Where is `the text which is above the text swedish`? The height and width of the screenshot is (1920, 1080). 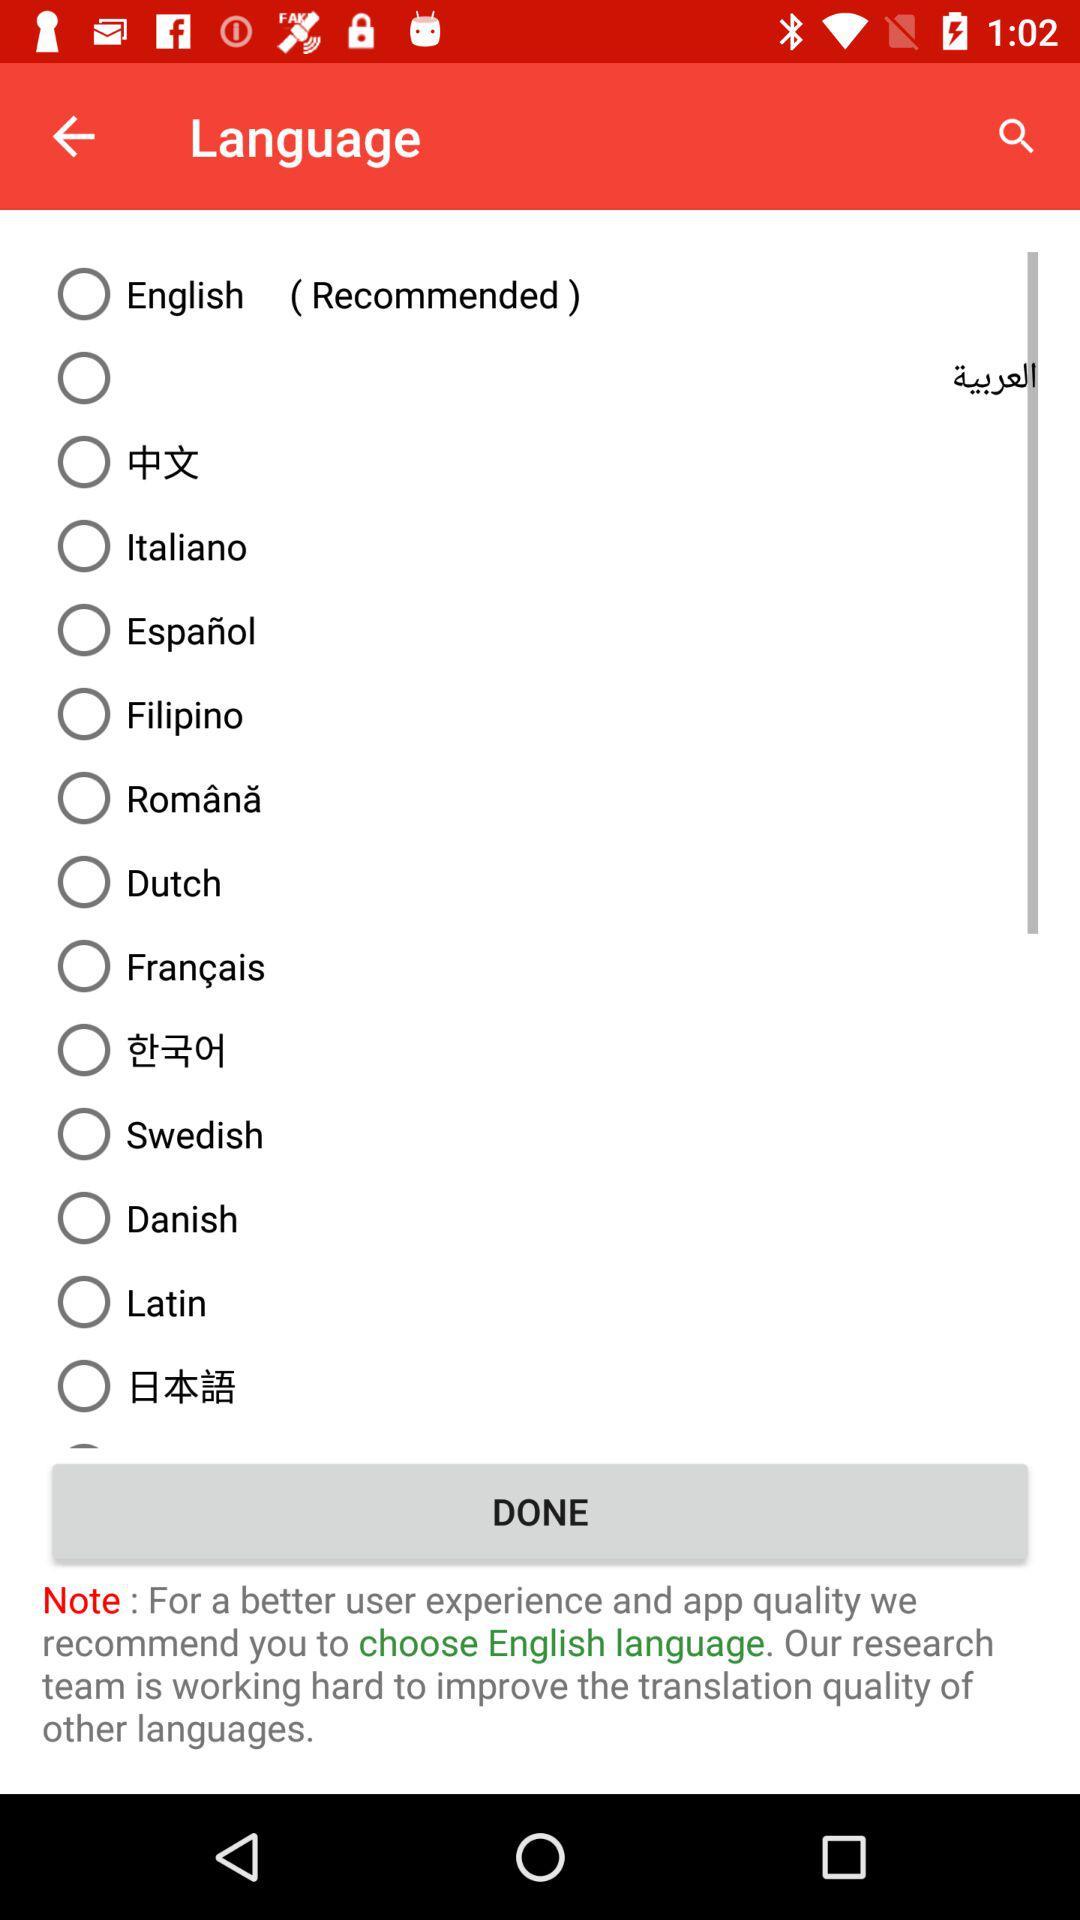
the text which is above the text swedish is located at coordinates (540, 1049).